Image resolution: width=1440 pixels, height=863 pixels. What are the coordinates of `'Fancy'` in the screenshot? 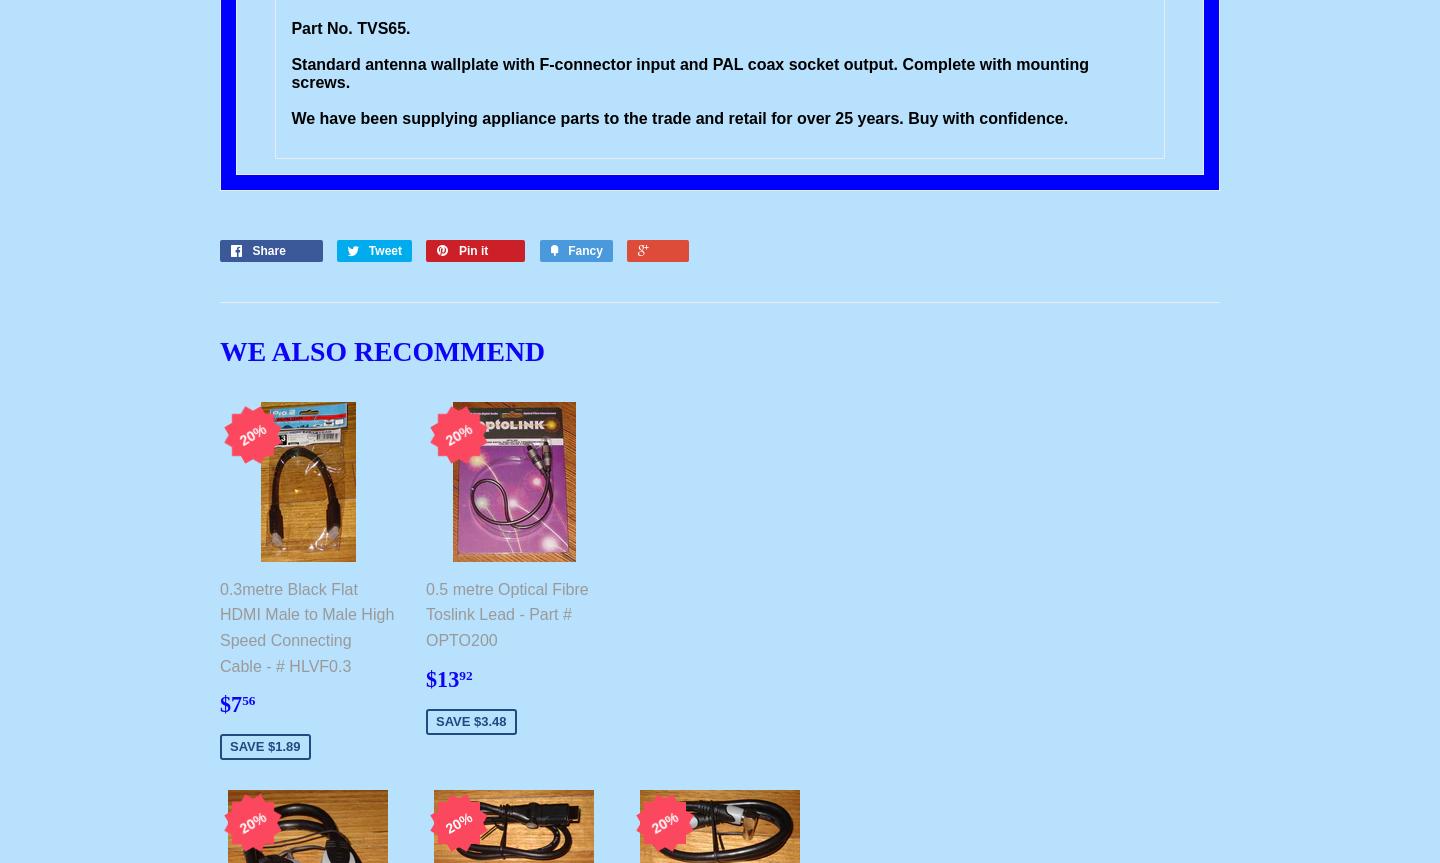 It's located at (584, 250).